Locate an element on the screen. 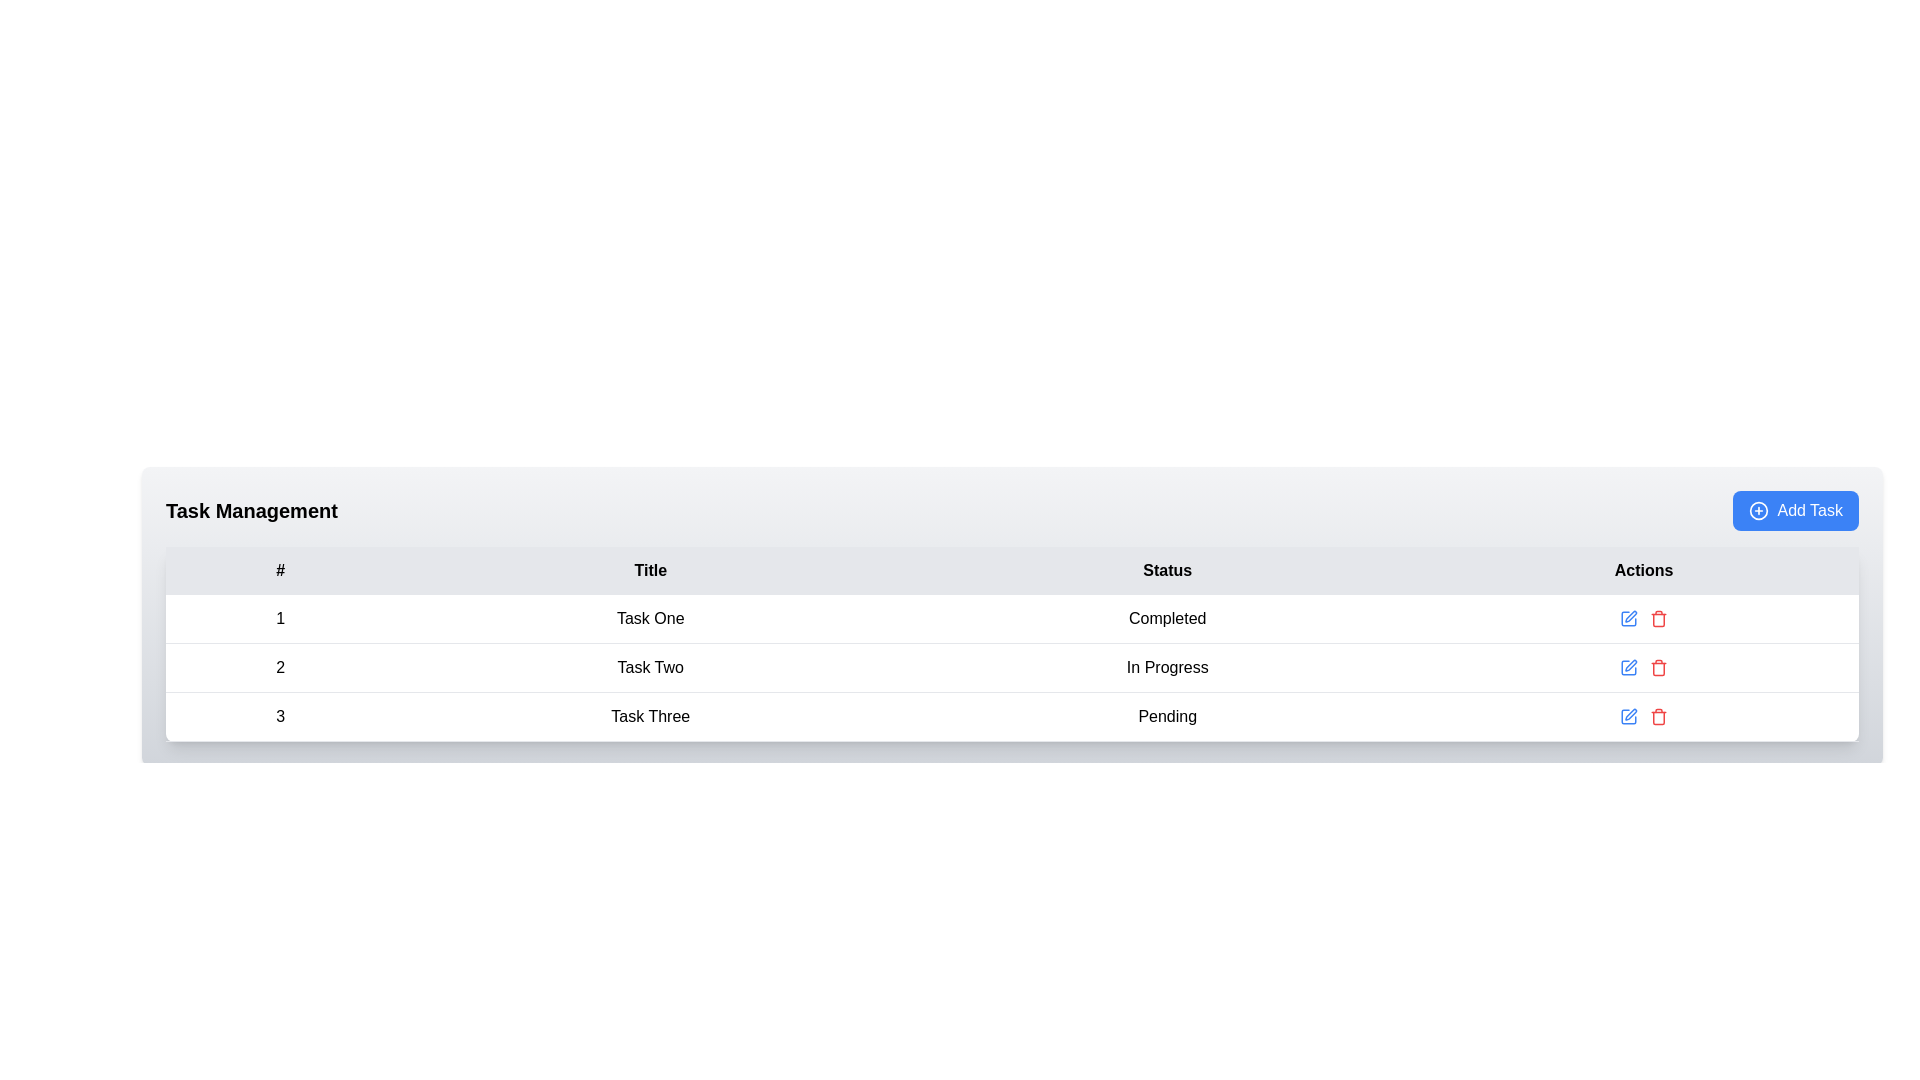 Image resolution: width=1920 pixels, height=1080 pixels. the blue editing icon resembling a pen in the 'Actions' column of the third row in the table to change its color to darker blue is located at coordinates (1631, 713).